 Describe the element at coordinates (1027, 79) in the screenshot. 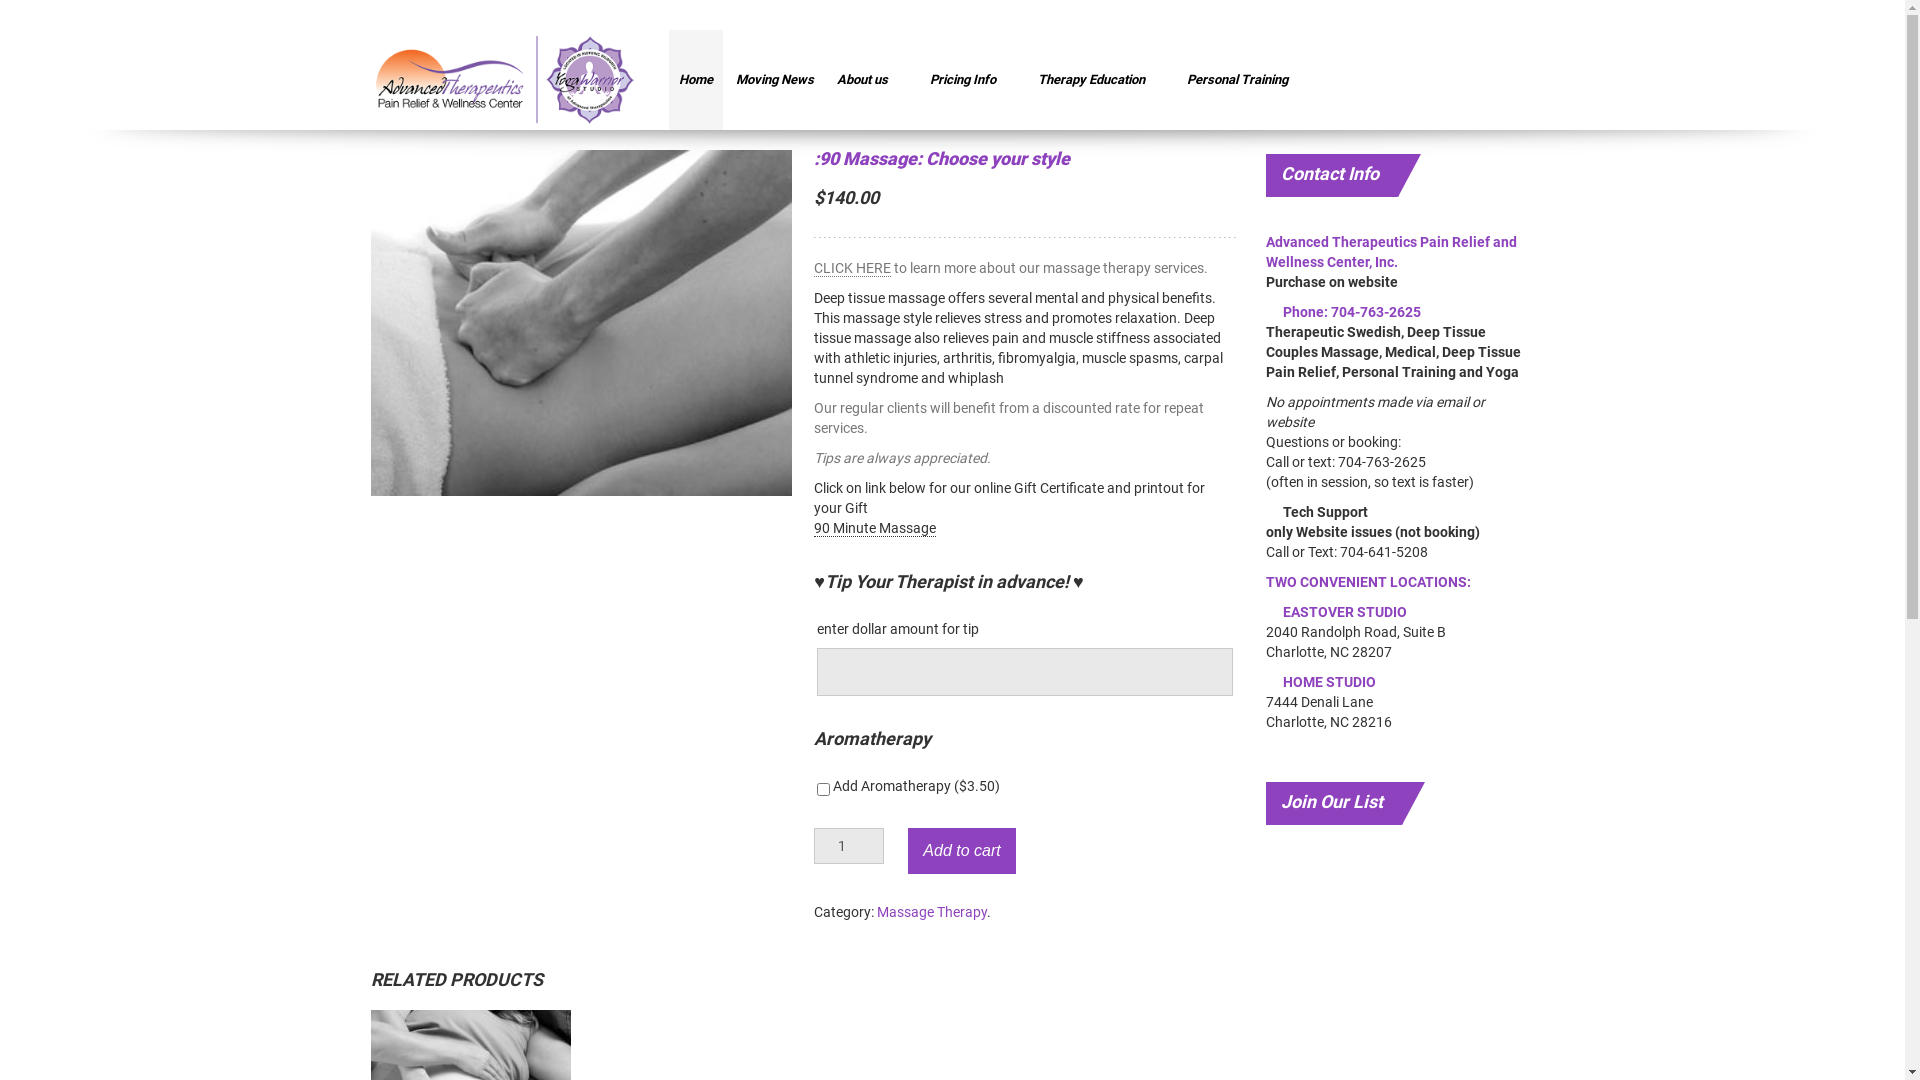

I see `'Therapy Education'` at that location.